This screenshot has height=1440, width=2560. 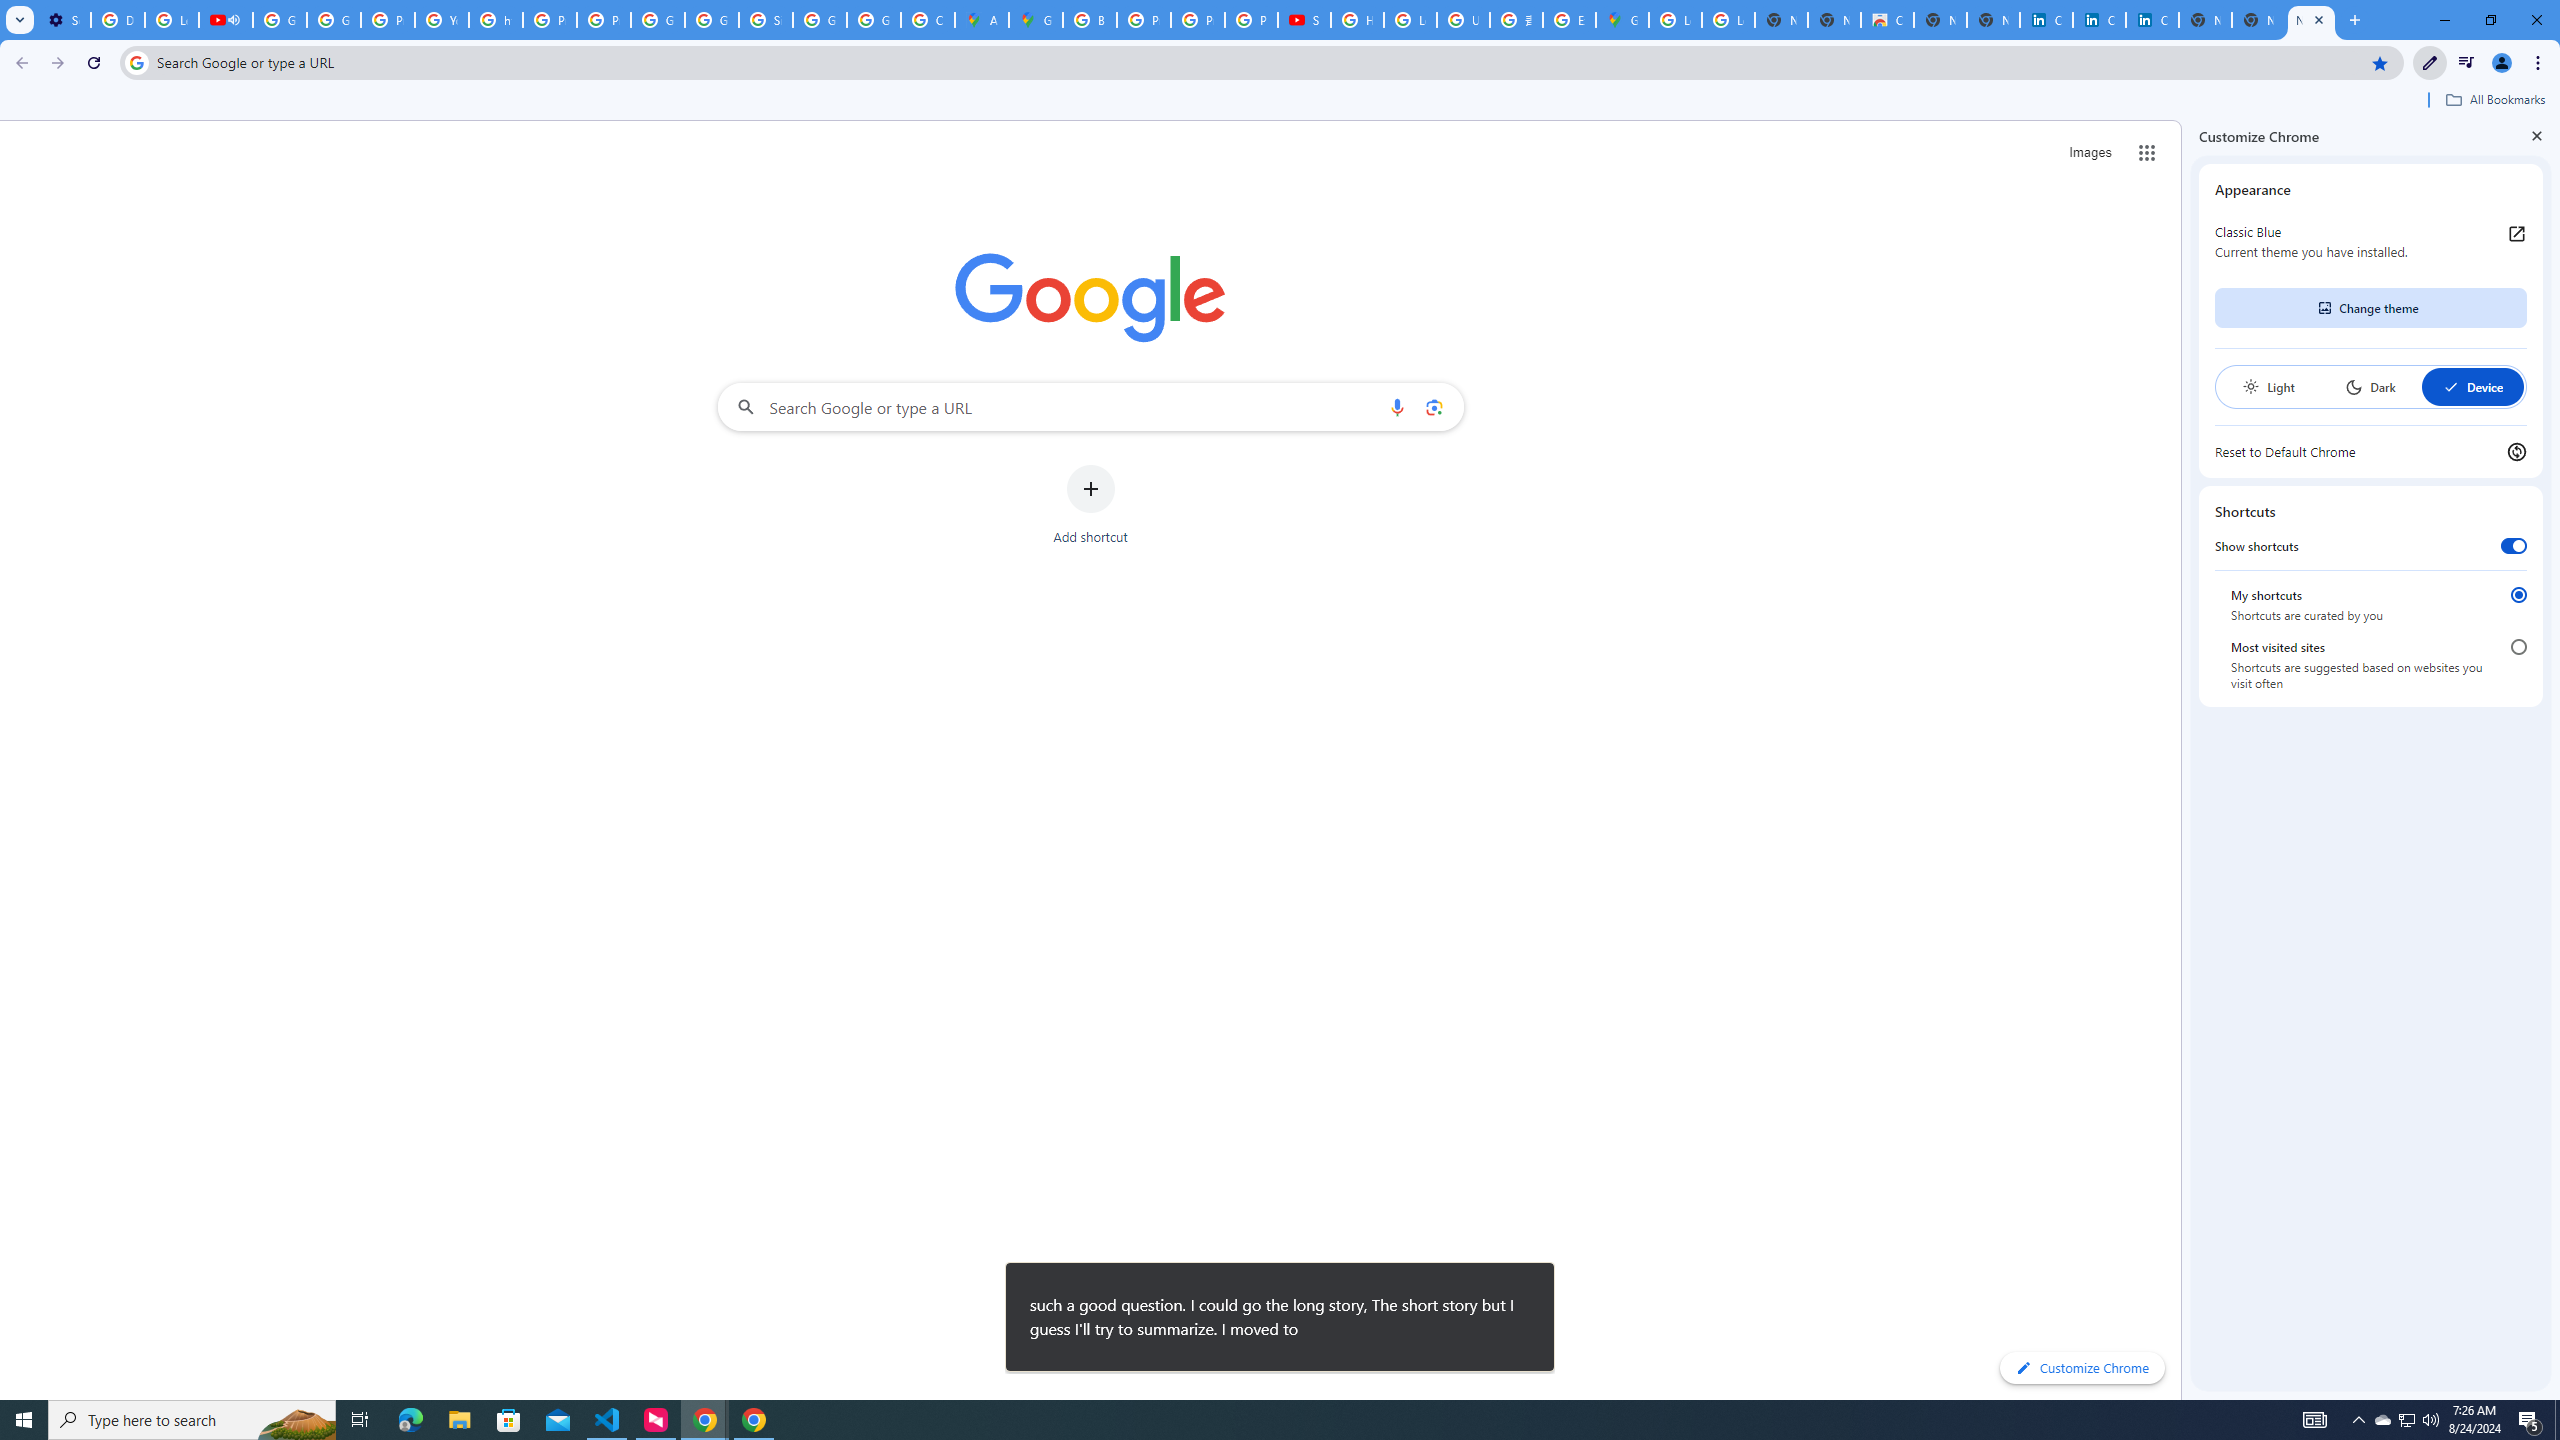 What do you see at coordinates (2046, 19) in the screenshot?
I see `'Cookie Policy | LinkedIn'` at bounding box center [2046, 19].